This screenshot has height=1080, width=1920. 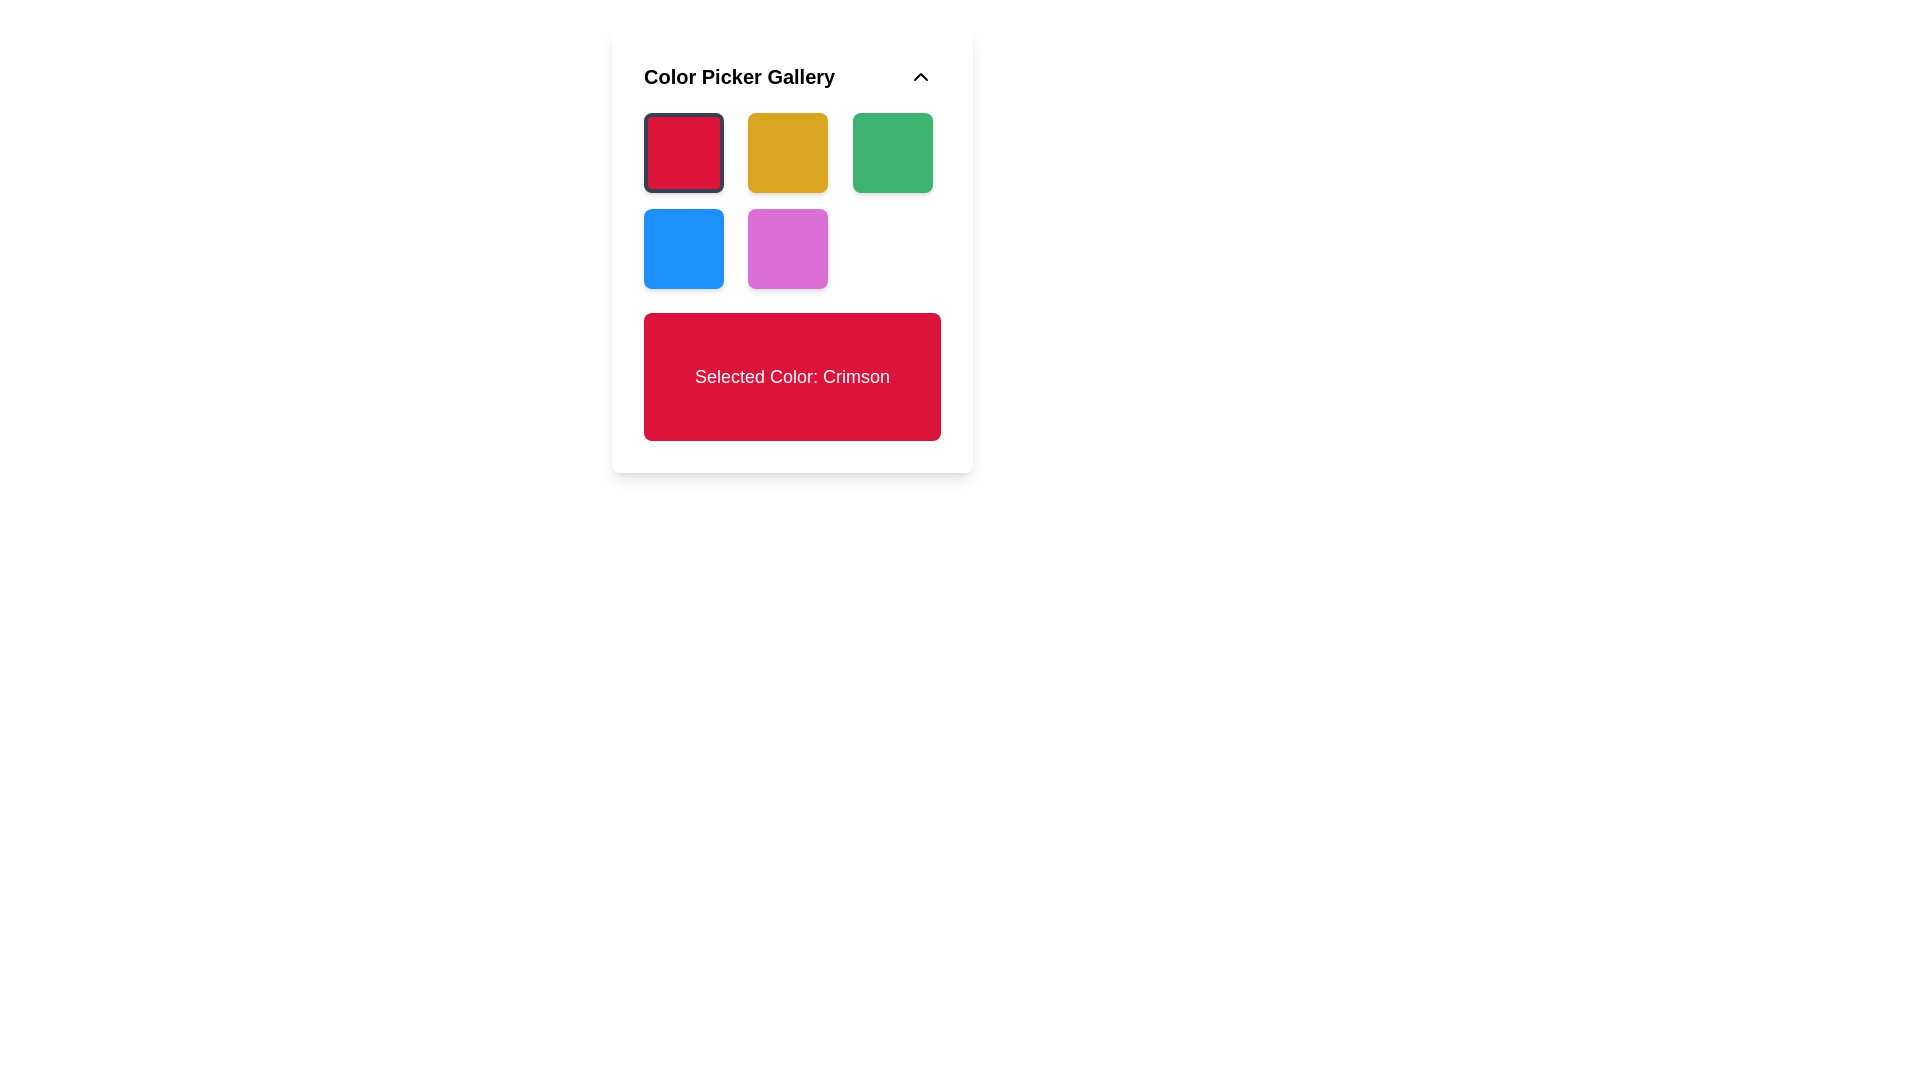 What do you see at coordinates (787, 152) in the screenshot?
I see `the color selection button located in the middle of the top row of a grid of six buttons` at bounding box center [787, 152].